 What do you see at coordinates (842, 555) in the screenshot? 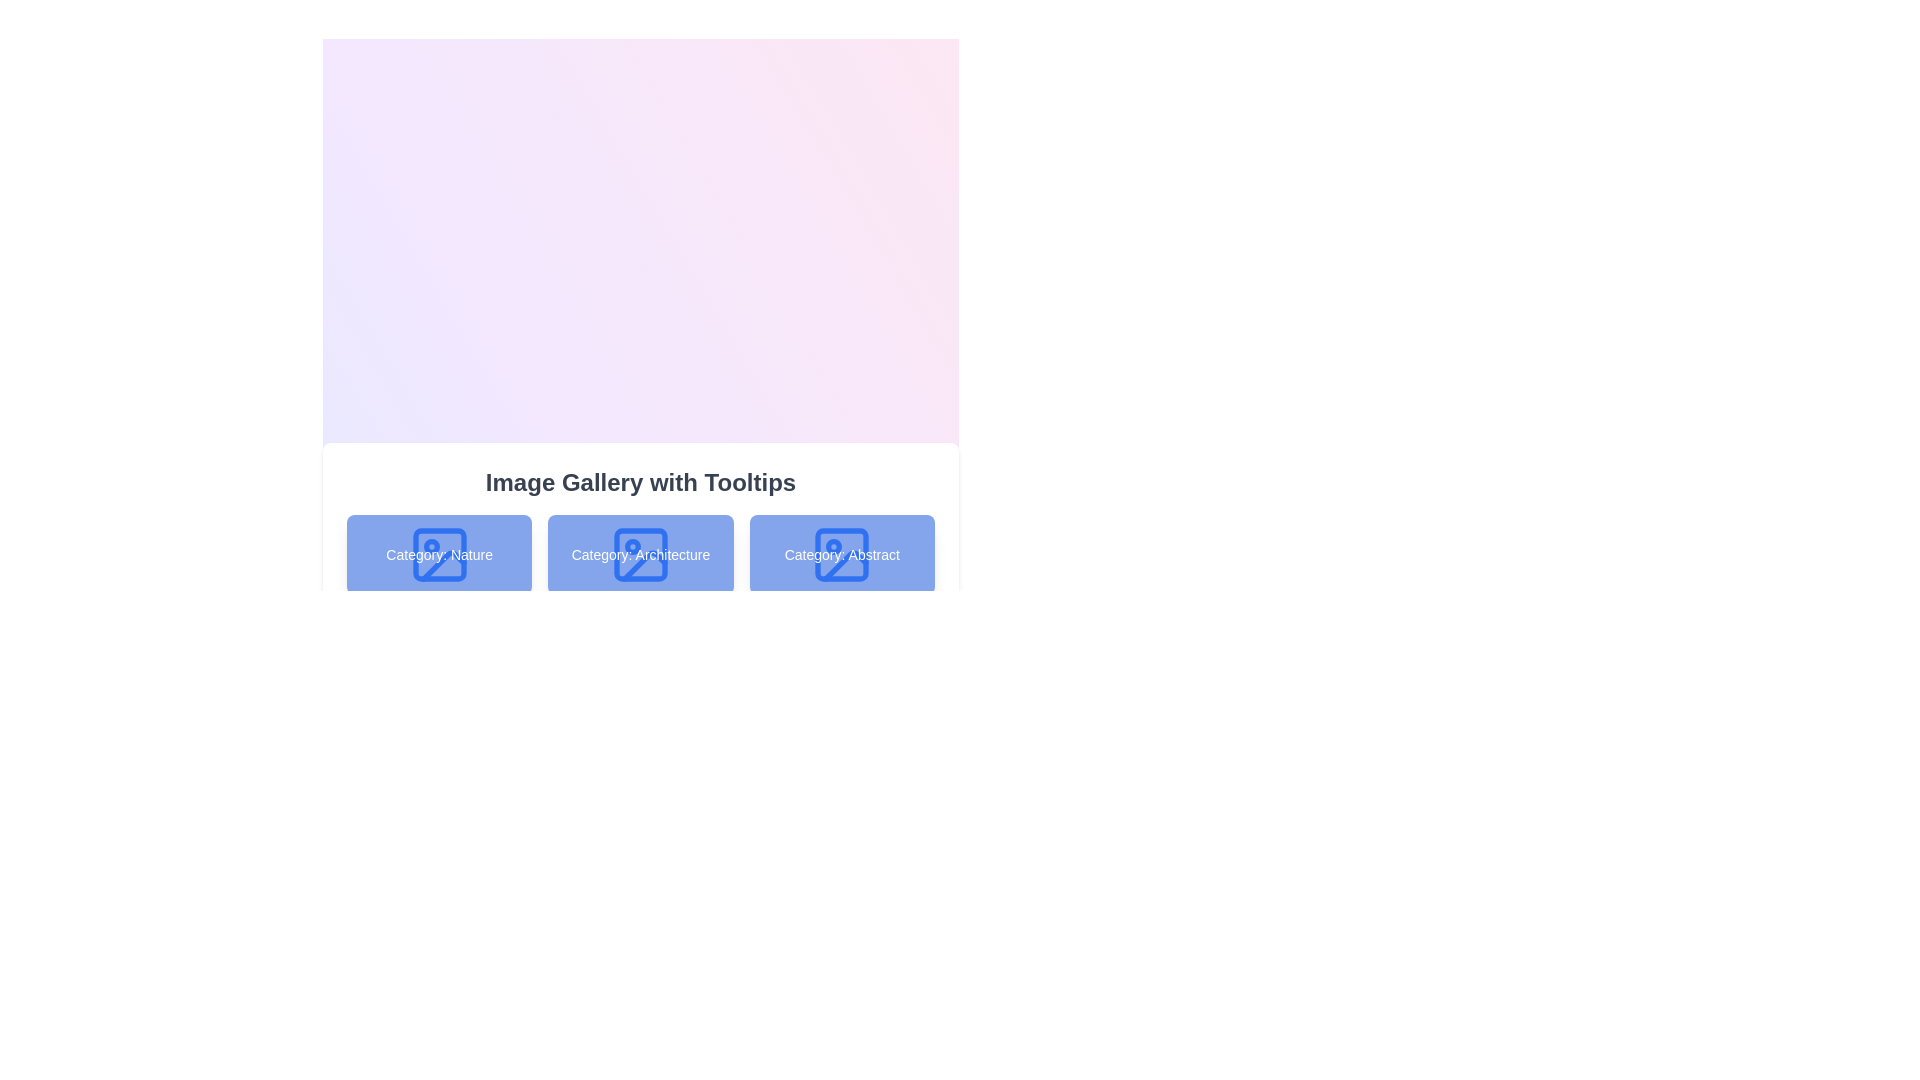
I see `the decorative icon representing the 'Abstract' category, located centrally within the third button from the left in the bottom section of the interface` at bounding box center [842, 555].